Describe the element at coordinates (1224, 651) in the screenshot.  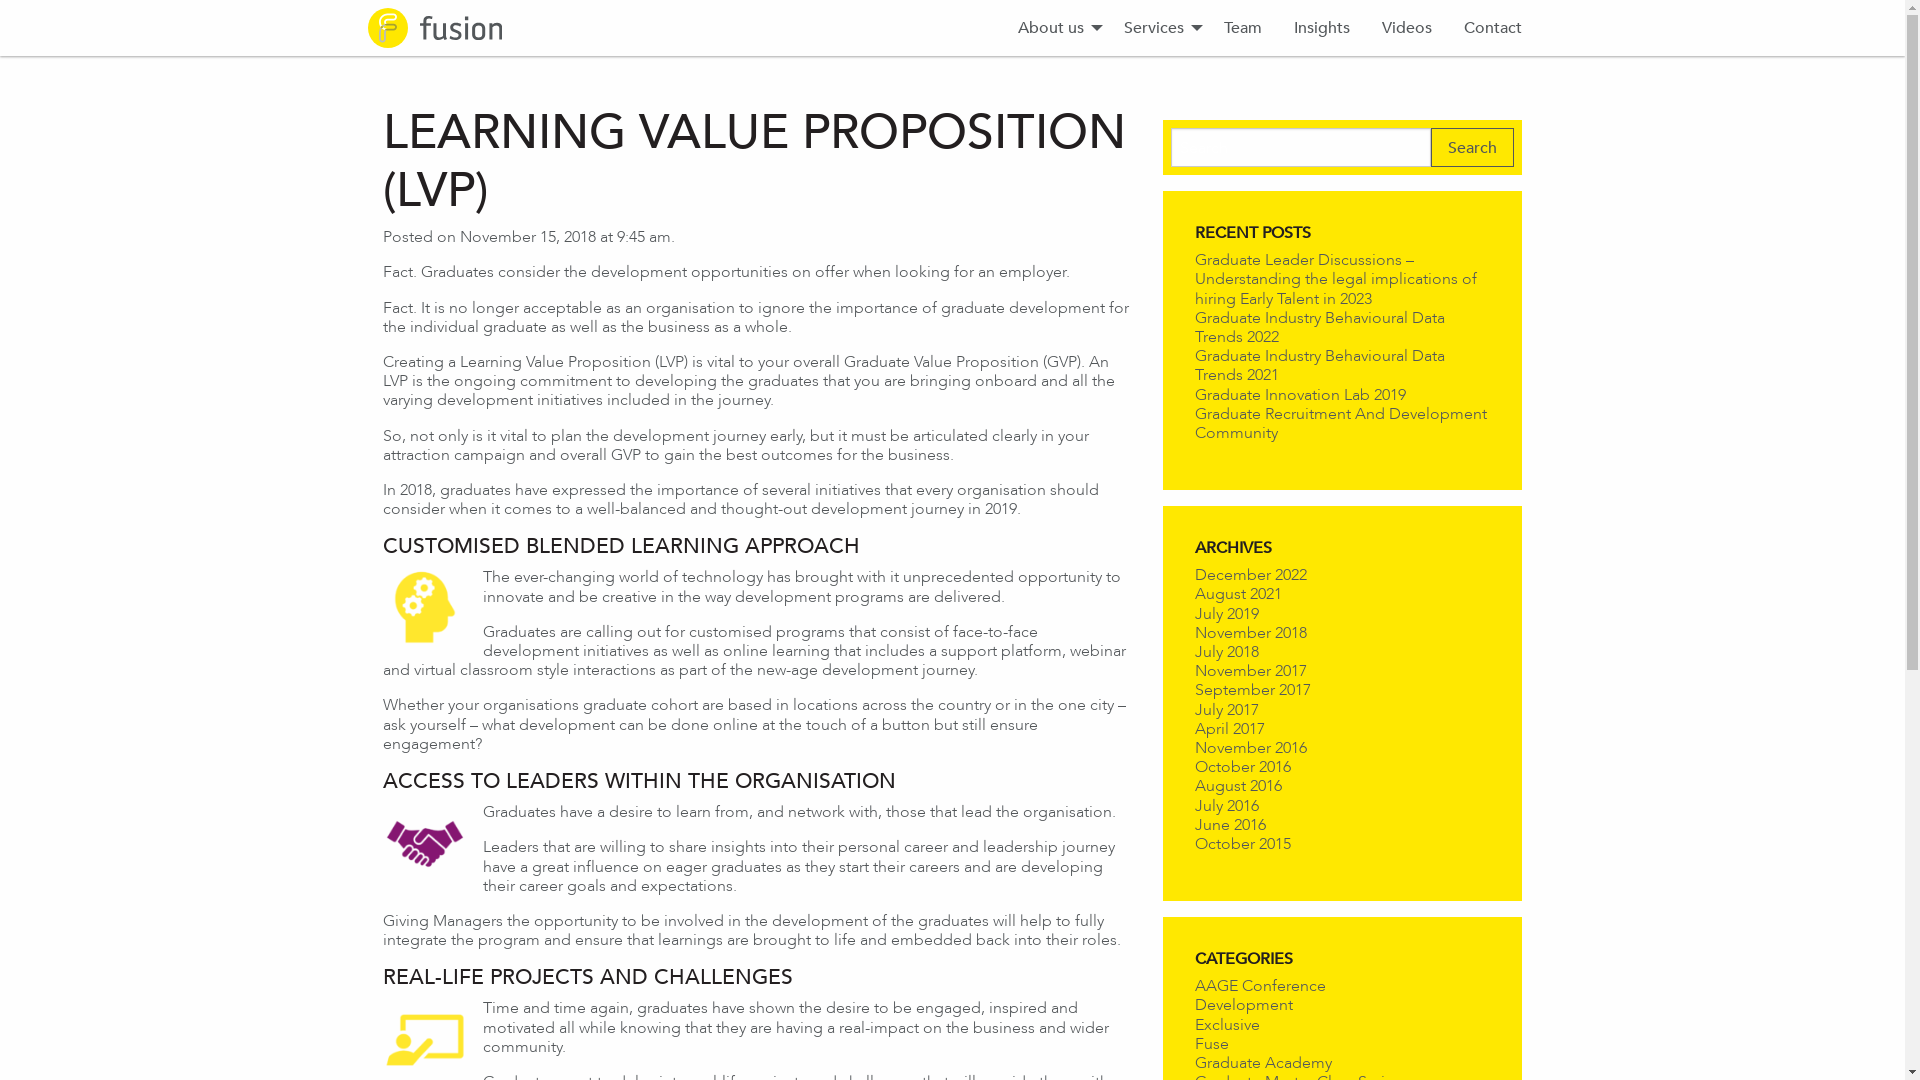
I see `'July 2018'` at that location.